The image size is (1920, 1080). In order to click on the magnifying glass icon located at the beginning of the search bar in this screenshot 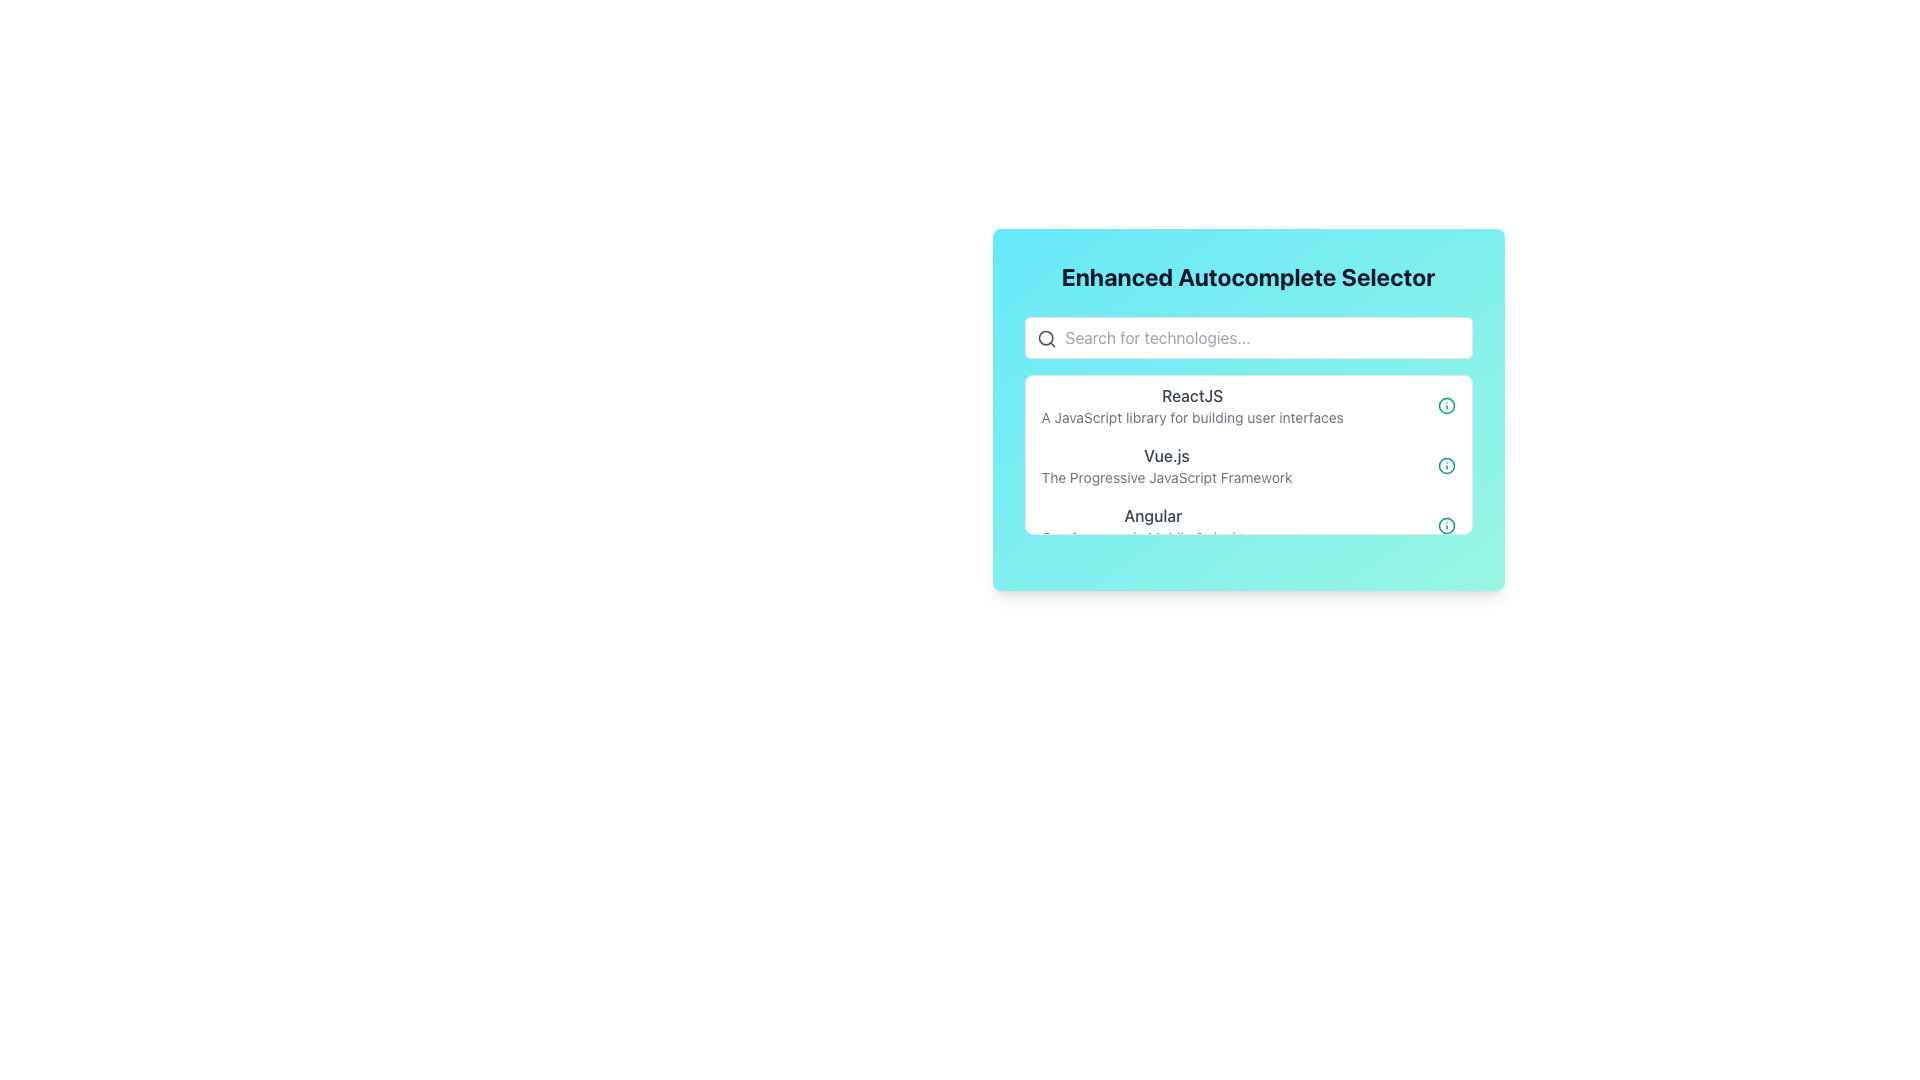, I will do `click(1045, 338)`.